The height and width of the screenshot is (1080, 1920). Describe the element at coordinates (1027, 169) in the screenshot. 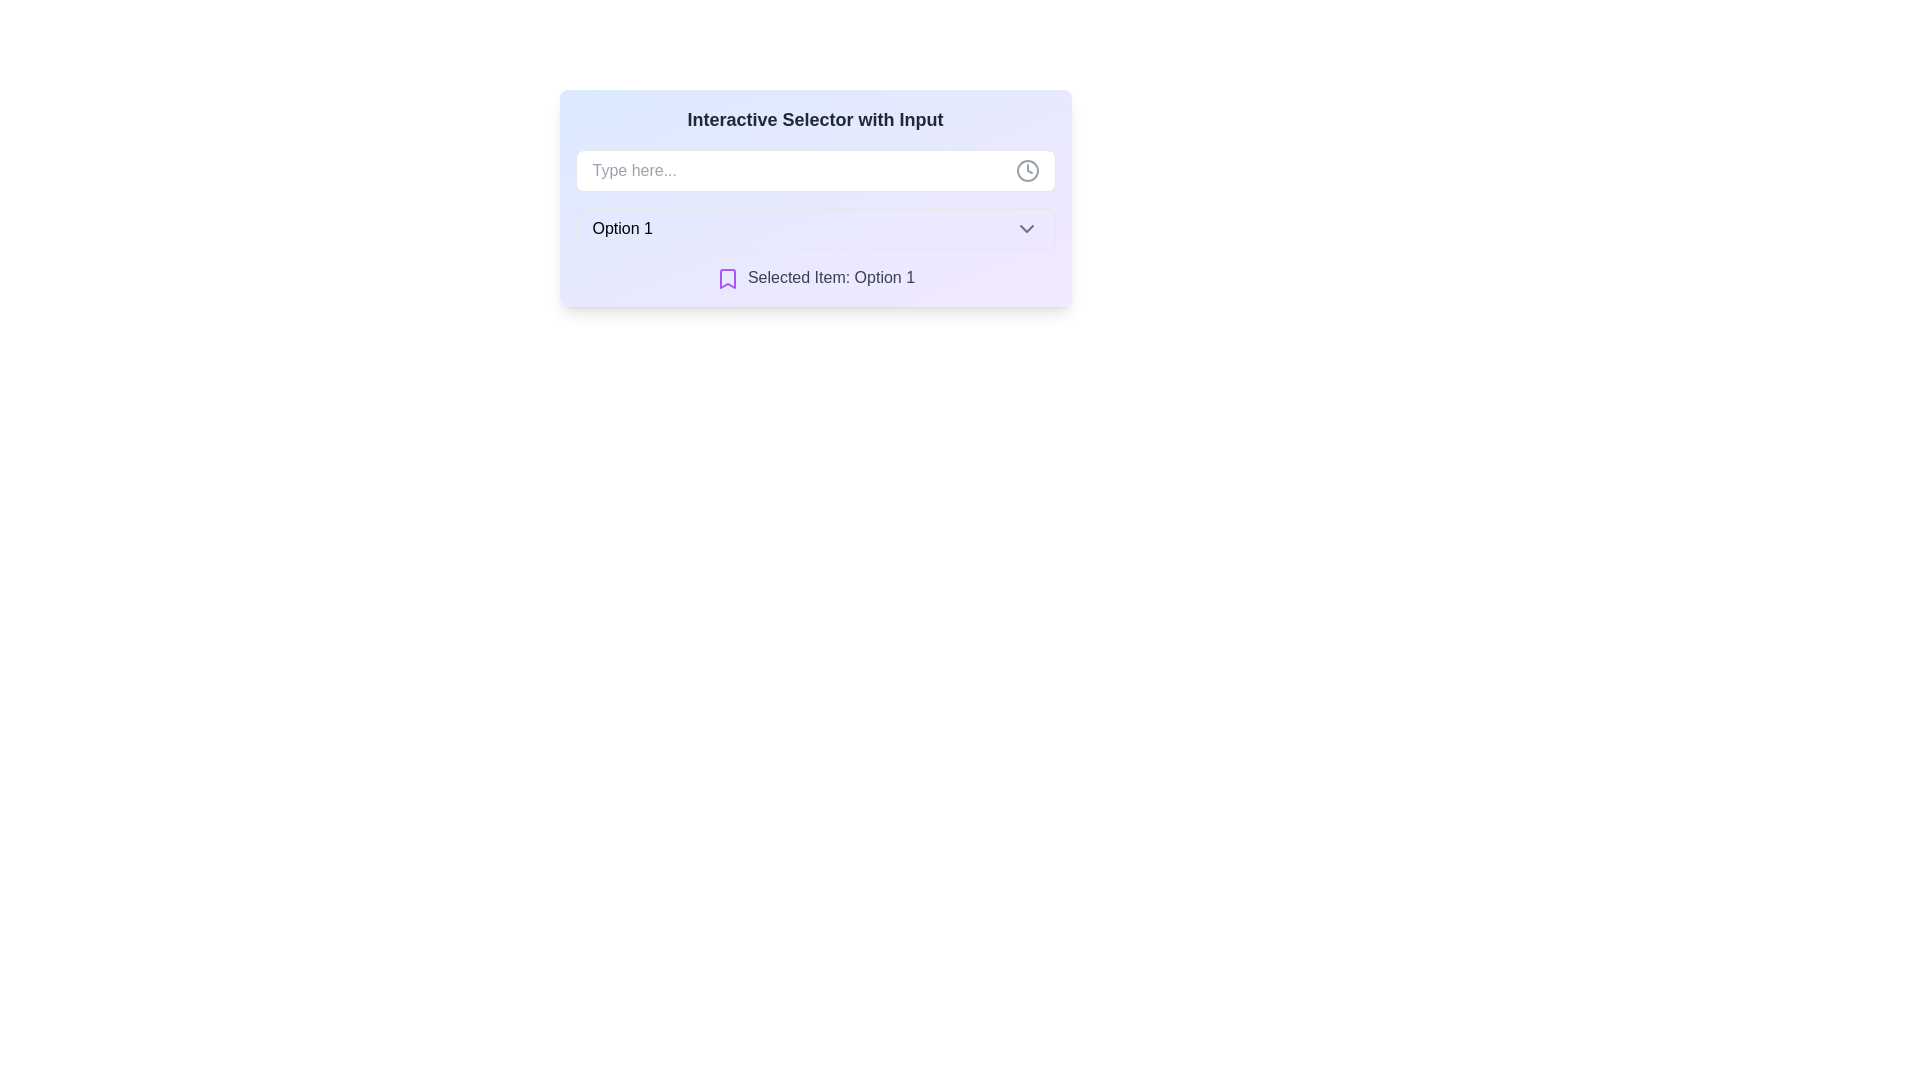

I see `the circular graphical element (circle in SVG) located at the center of the clock icon, which is positioned on the right side of the input field labeled 'Interactive Selector with Input'` at that location.